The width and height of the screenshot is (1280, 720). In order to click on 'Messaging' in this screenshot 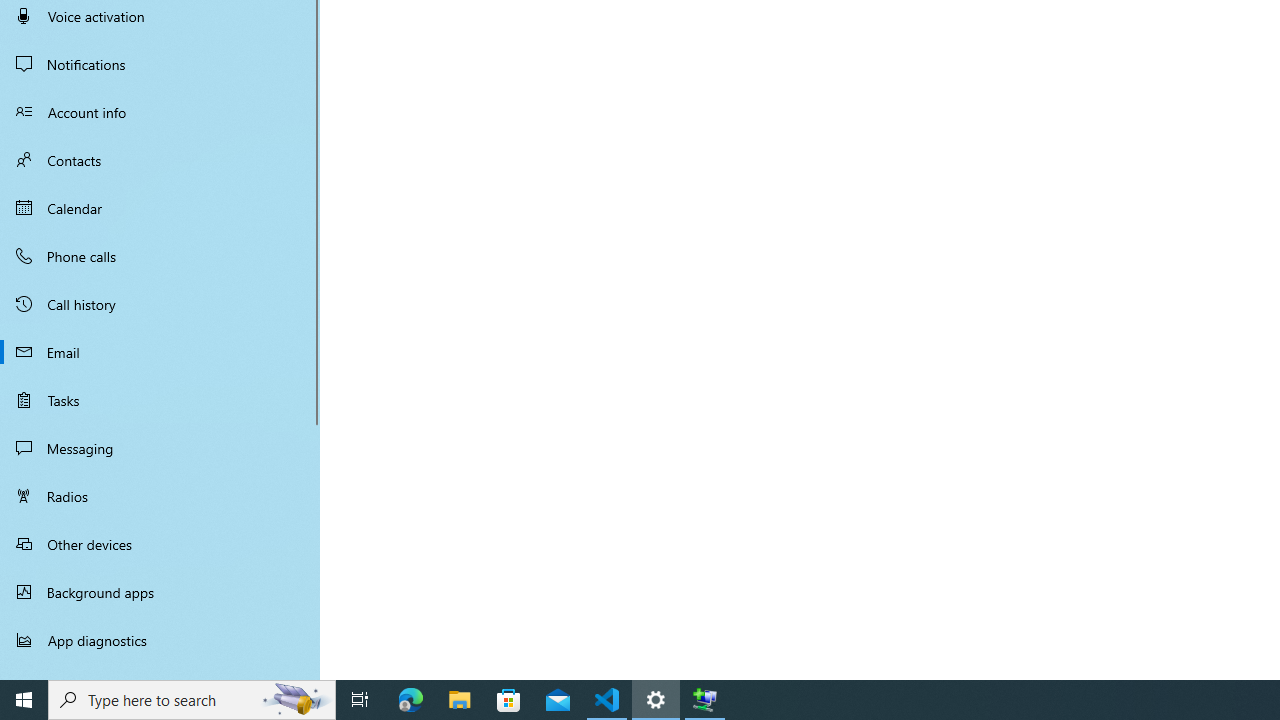, I will do `click(160, 447)`.